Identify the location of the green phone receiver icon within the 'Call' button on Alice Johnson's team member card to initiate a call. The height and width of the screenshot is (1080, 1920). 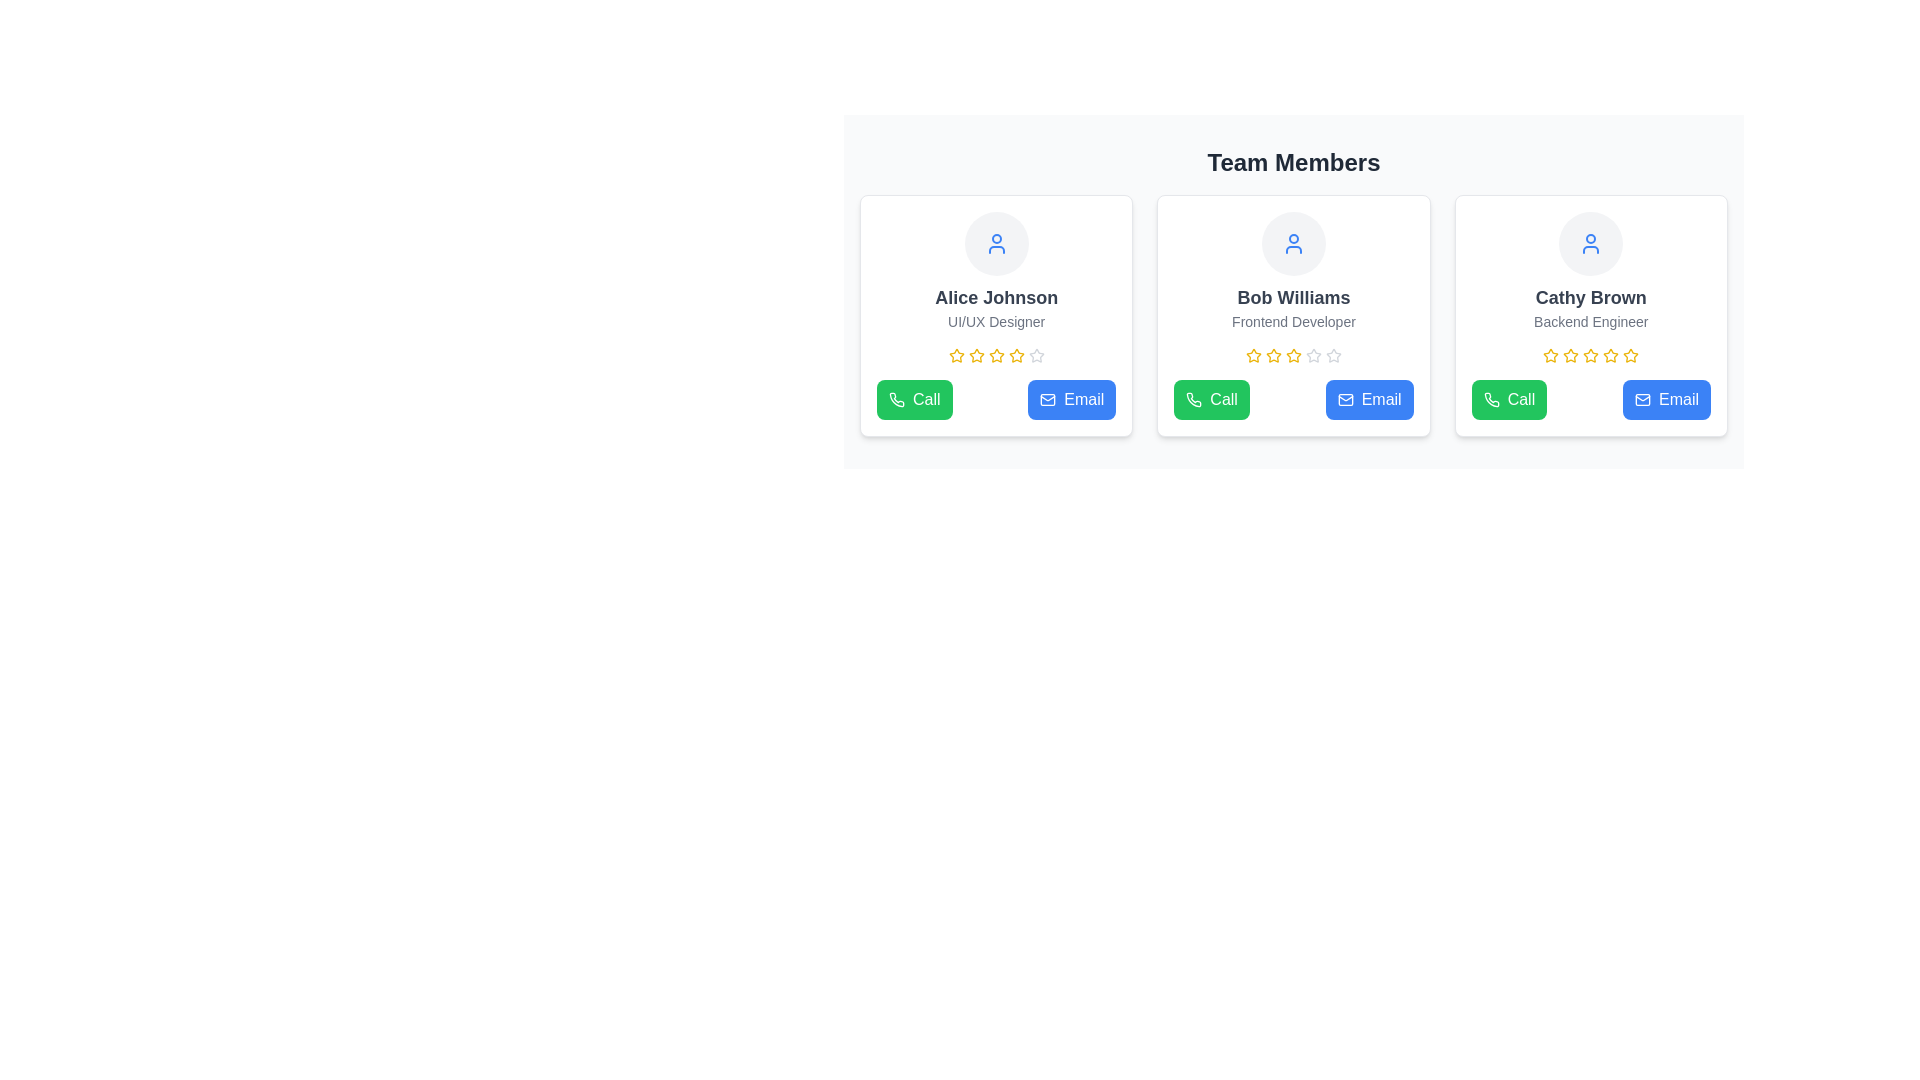
(896, 398).